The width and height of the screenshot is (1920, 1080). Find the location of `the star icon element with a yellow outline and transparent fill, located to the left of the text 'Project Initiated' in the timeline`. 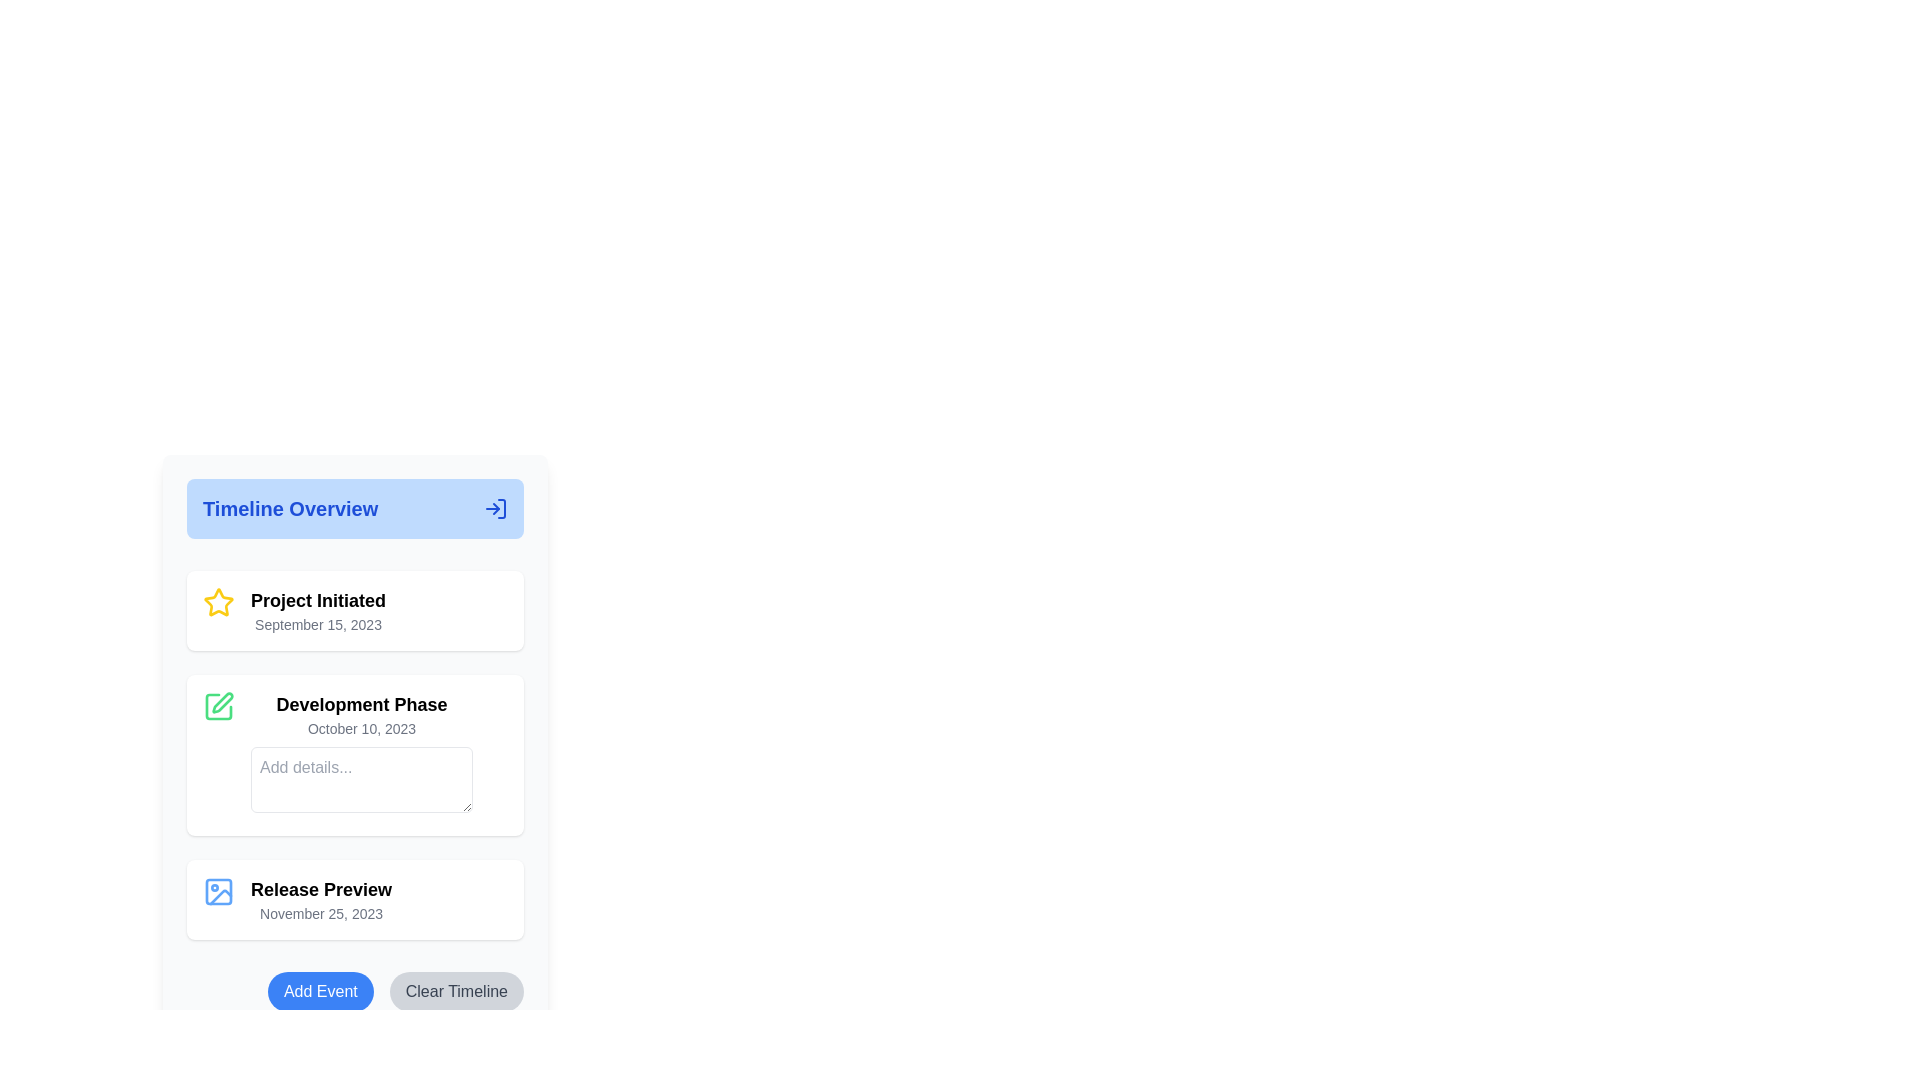

the star icon element with a yellow outline and transparent fill, located to the left of the text 'Project Initiated' in the timeline is located at coordinates (219, 601).